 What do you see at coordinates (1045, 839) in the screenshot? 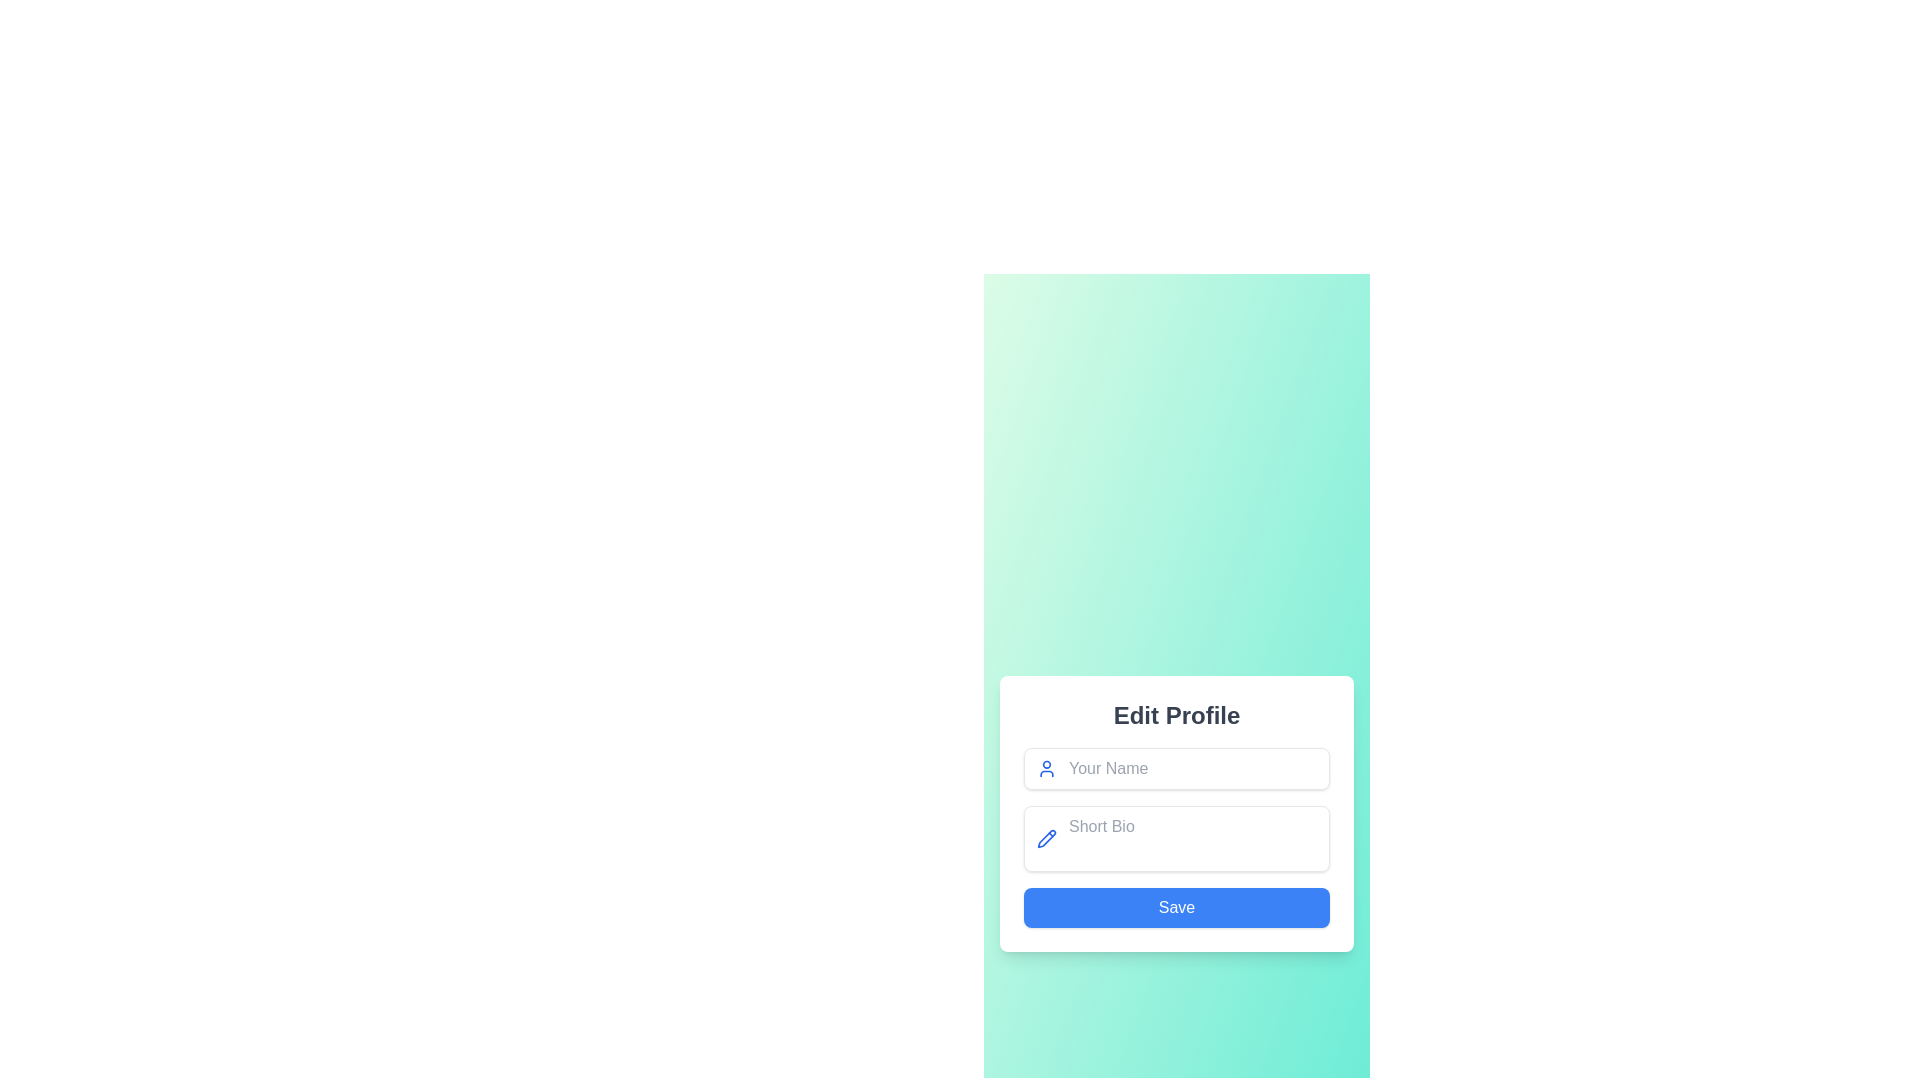
I see `the blue pencil icon representing editing, located to the left of the 'Short Bio' text input` at bounding box center [1045, 839].